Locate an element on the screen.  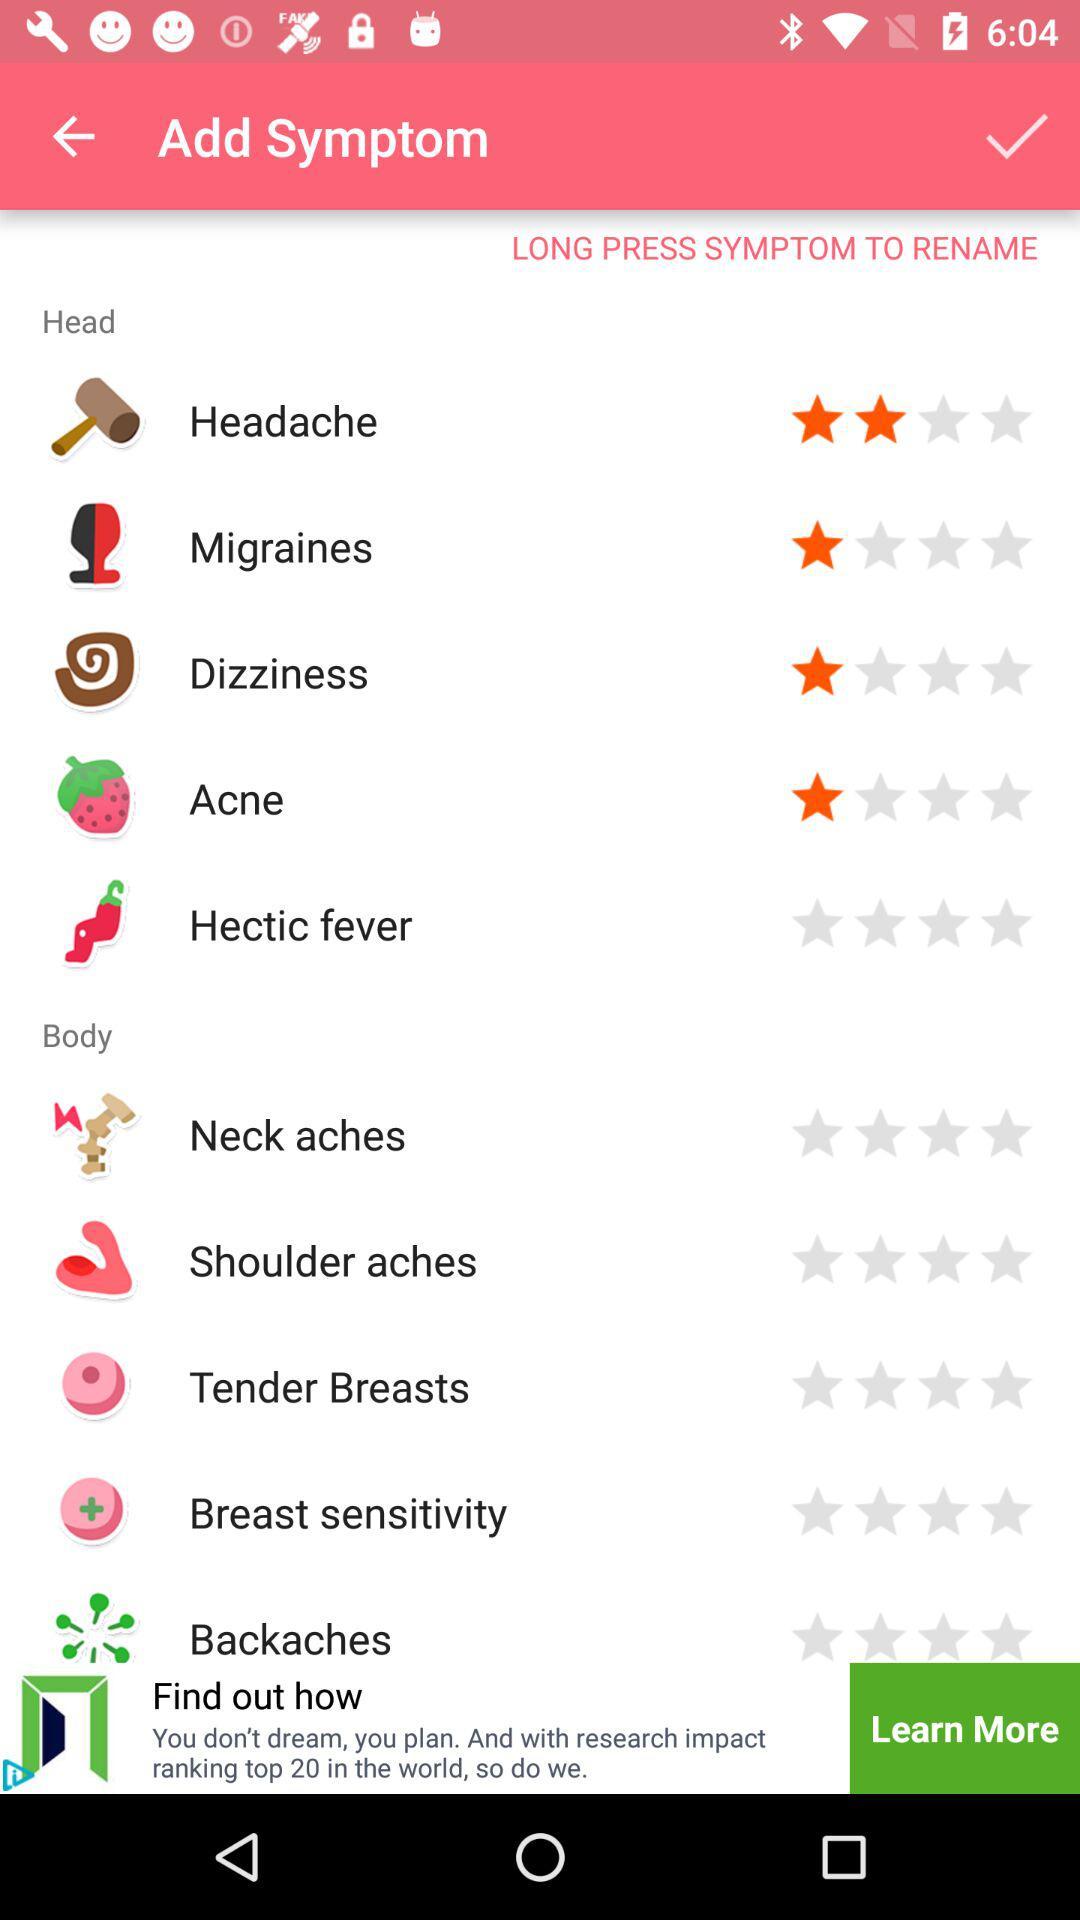
rate dizziness 3 stars is located at coordinates (943, 672).